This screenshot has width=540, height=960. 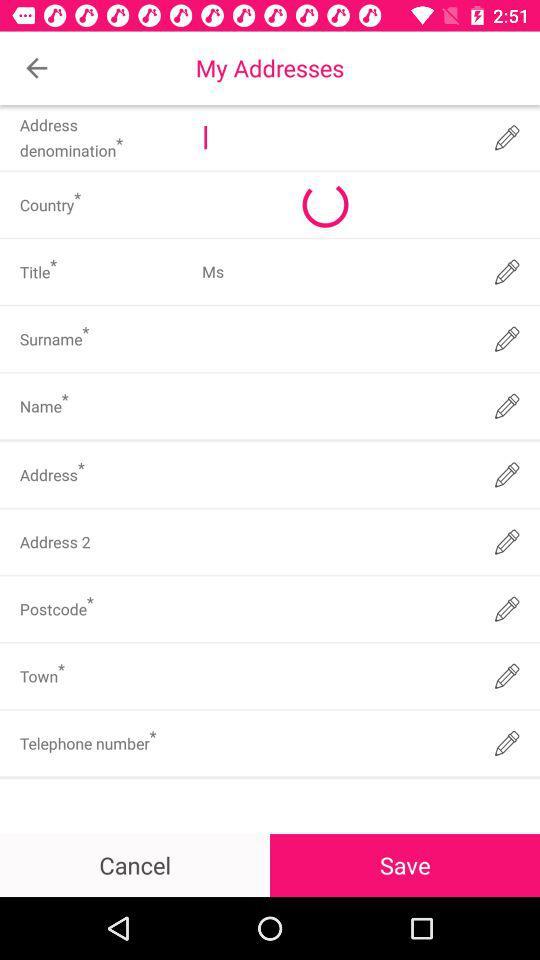 I want to click on the cancel, so click(x=135, y=864).